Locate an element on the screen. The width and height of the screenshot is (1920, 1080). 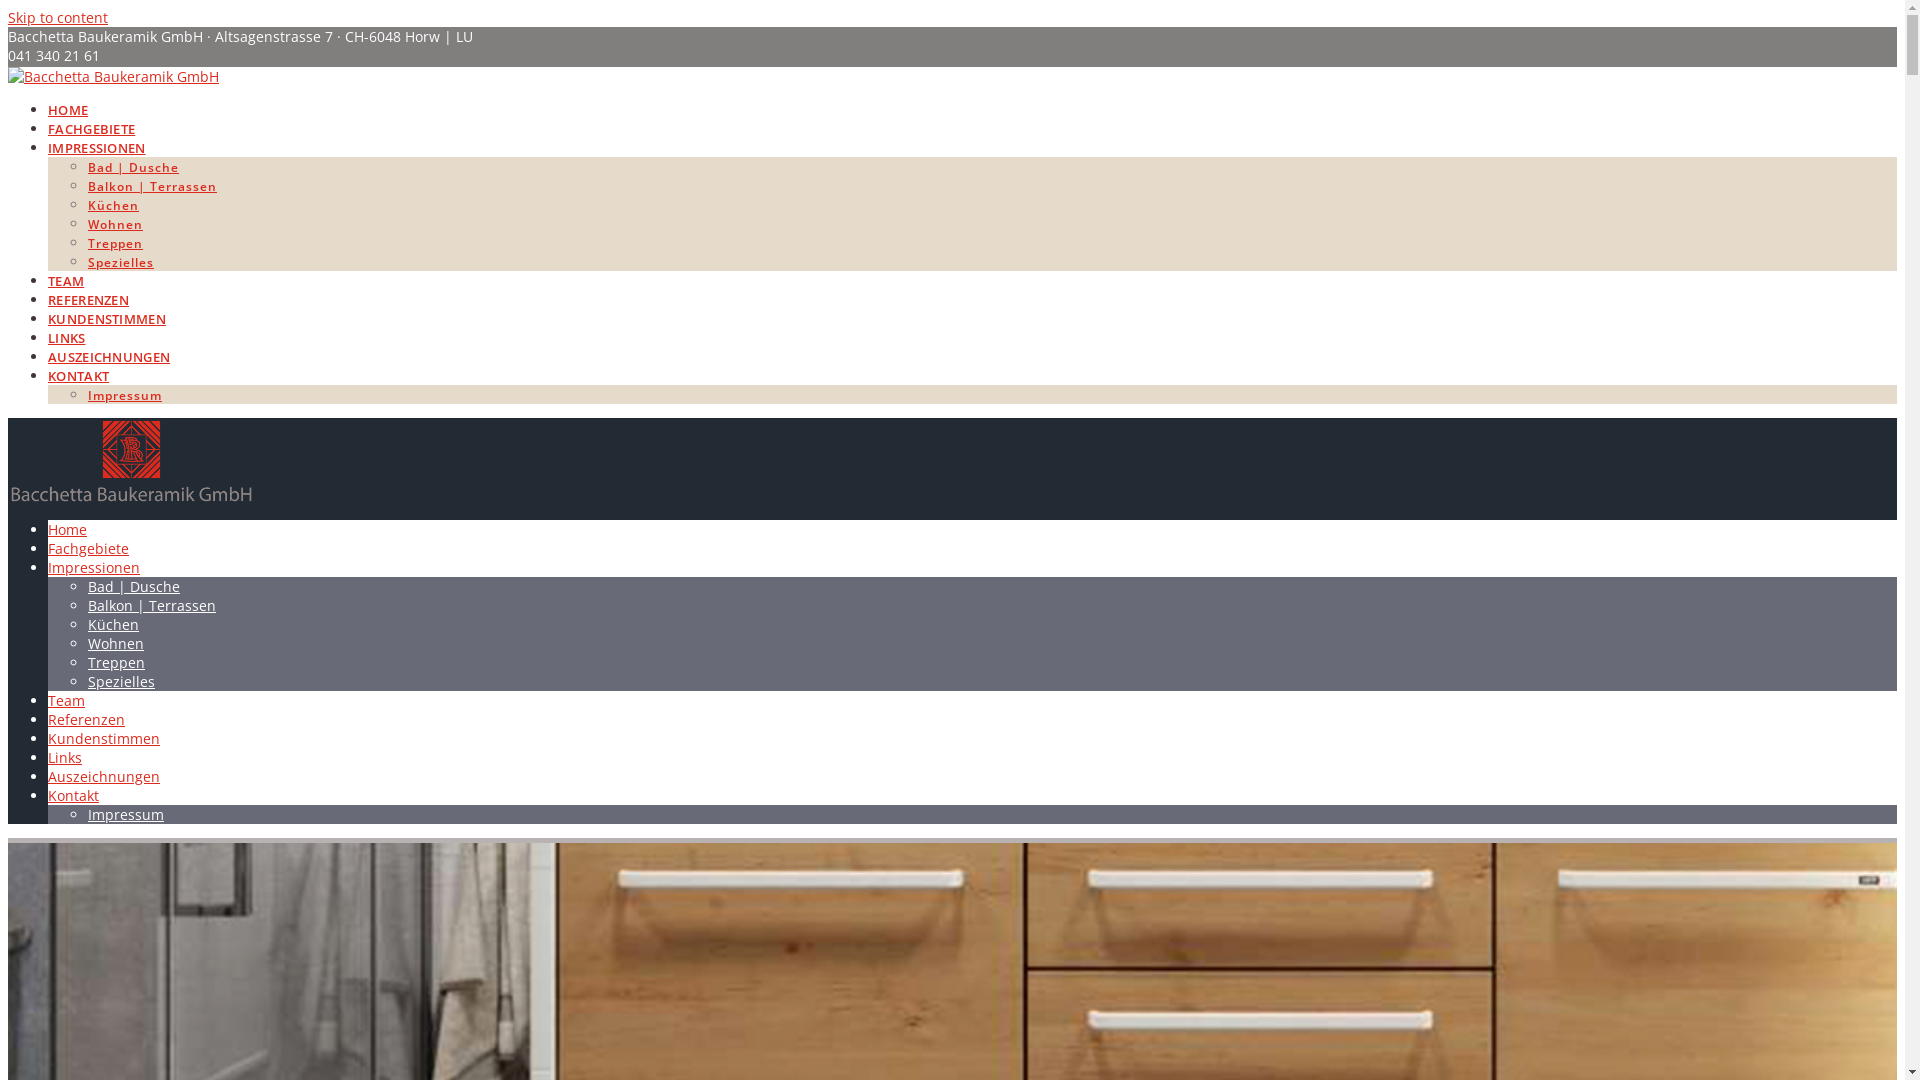
'FACHGEBIETE' is located at coordinates (90, 129).